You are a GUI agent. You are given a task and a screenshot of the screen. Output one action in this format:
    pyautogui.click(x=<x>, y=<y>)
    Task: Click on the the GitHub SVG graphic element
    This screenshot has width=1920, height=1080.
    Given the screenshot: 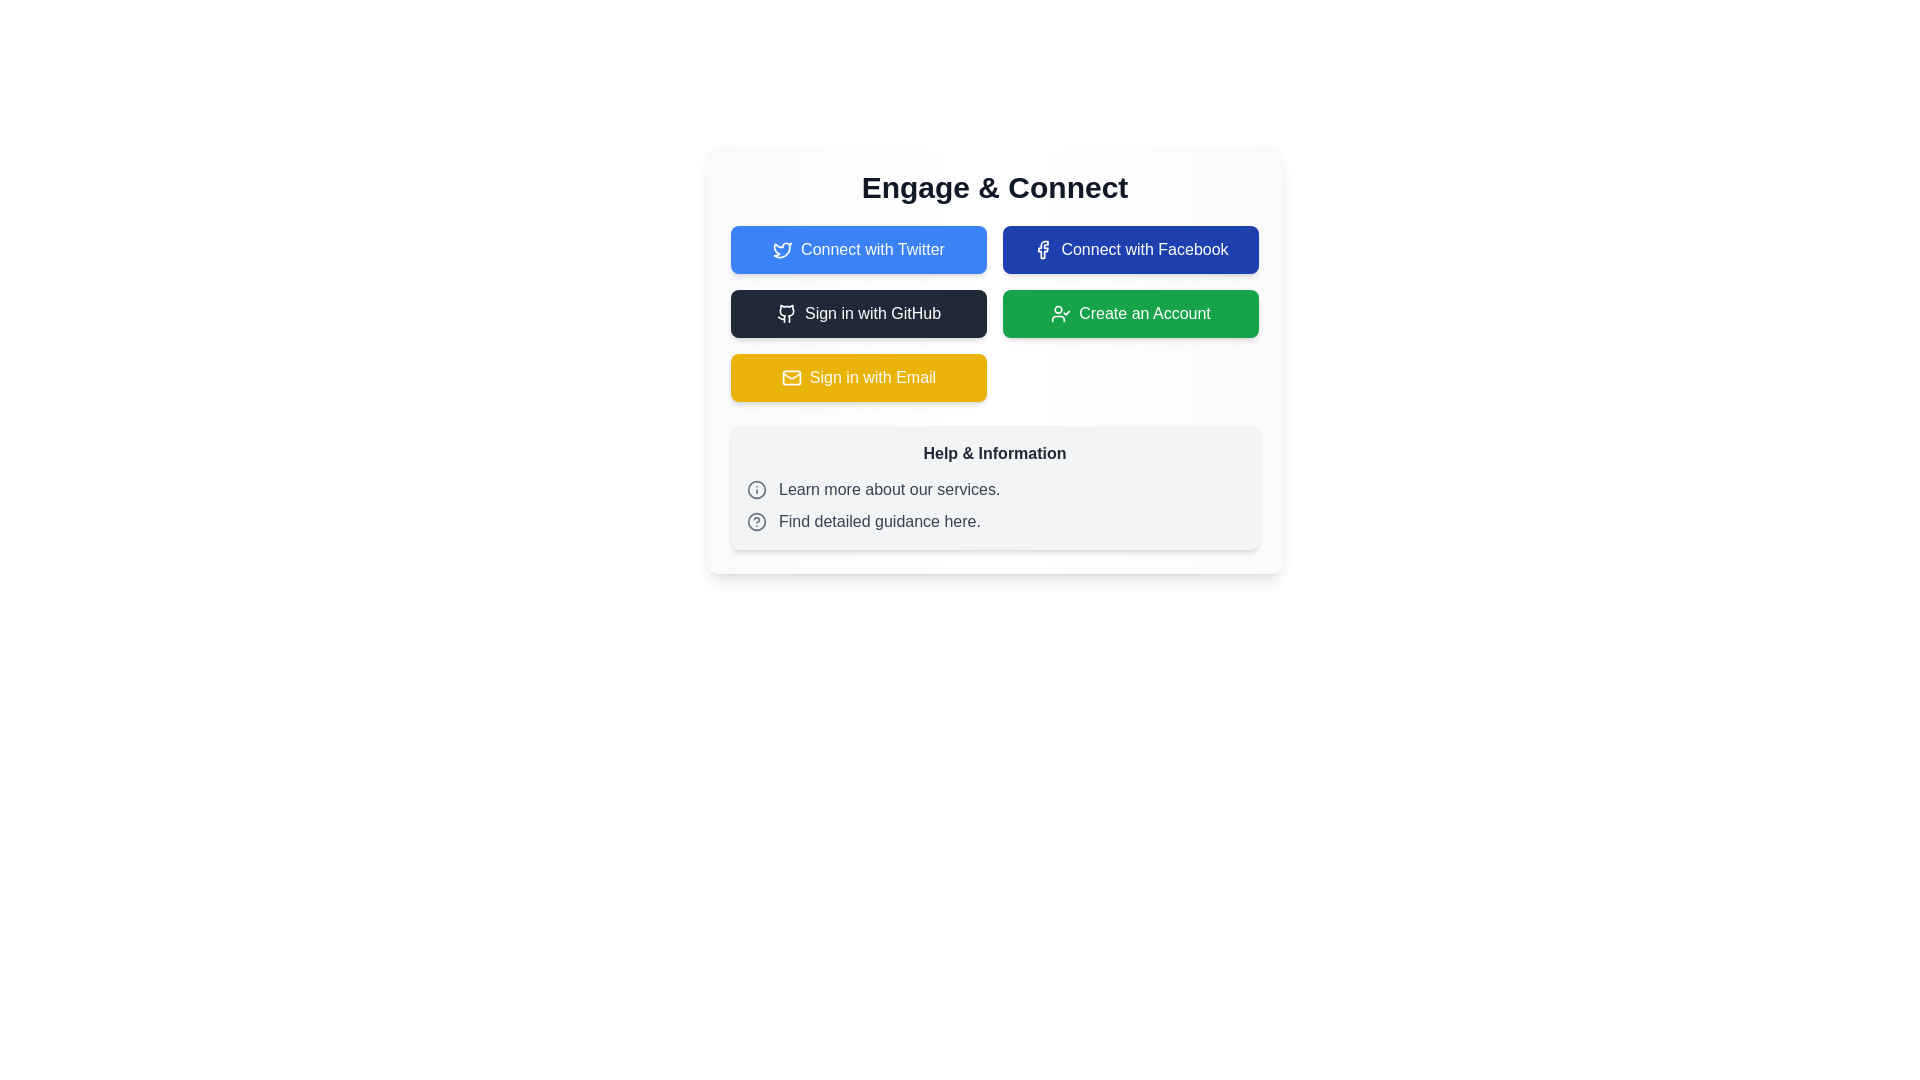 What is the action you would take?
    pyautogui.click(x=786, y=313)
    